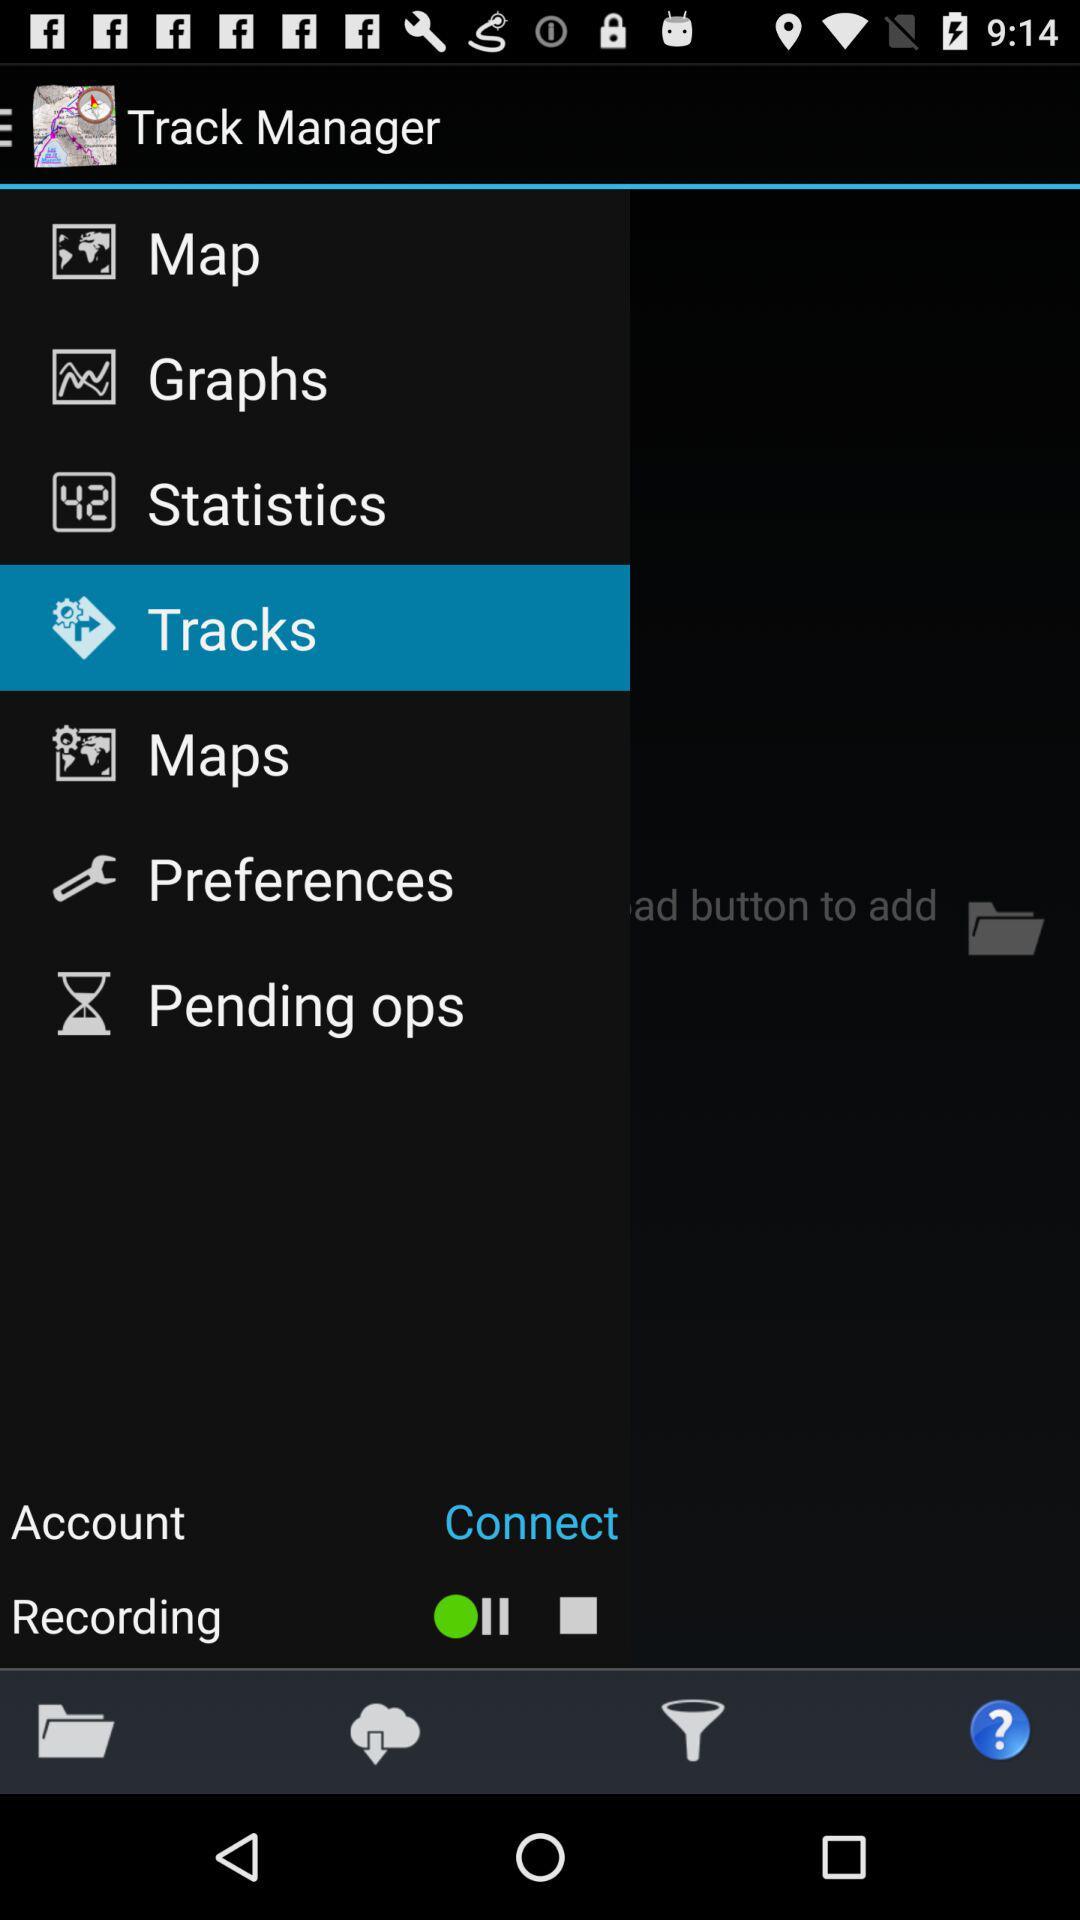  What do you see at coordinates (315, 752) in the screenshot?
I see `the maps icon` at bounding box center [315, 752].